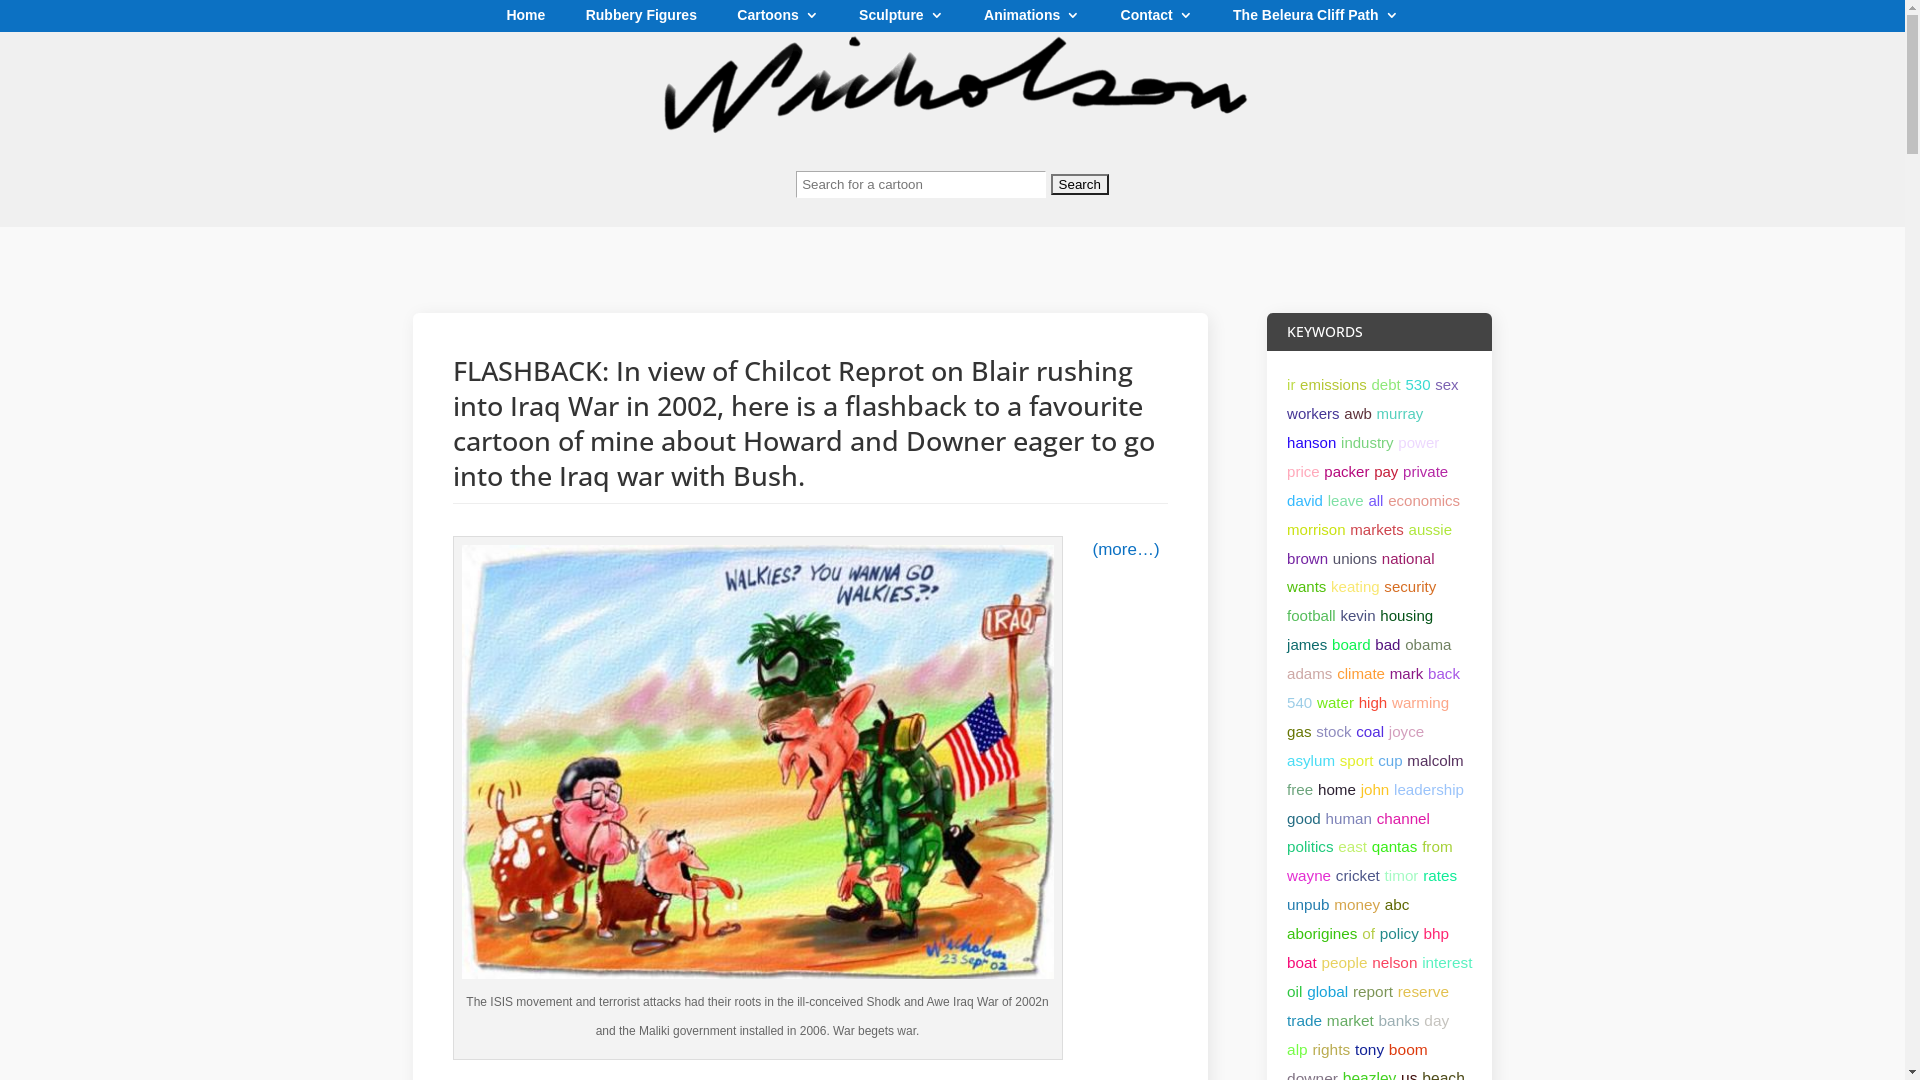  Describe the element at coordinates (1446, 961) in the screenshot. I see `'interest'` at that location.